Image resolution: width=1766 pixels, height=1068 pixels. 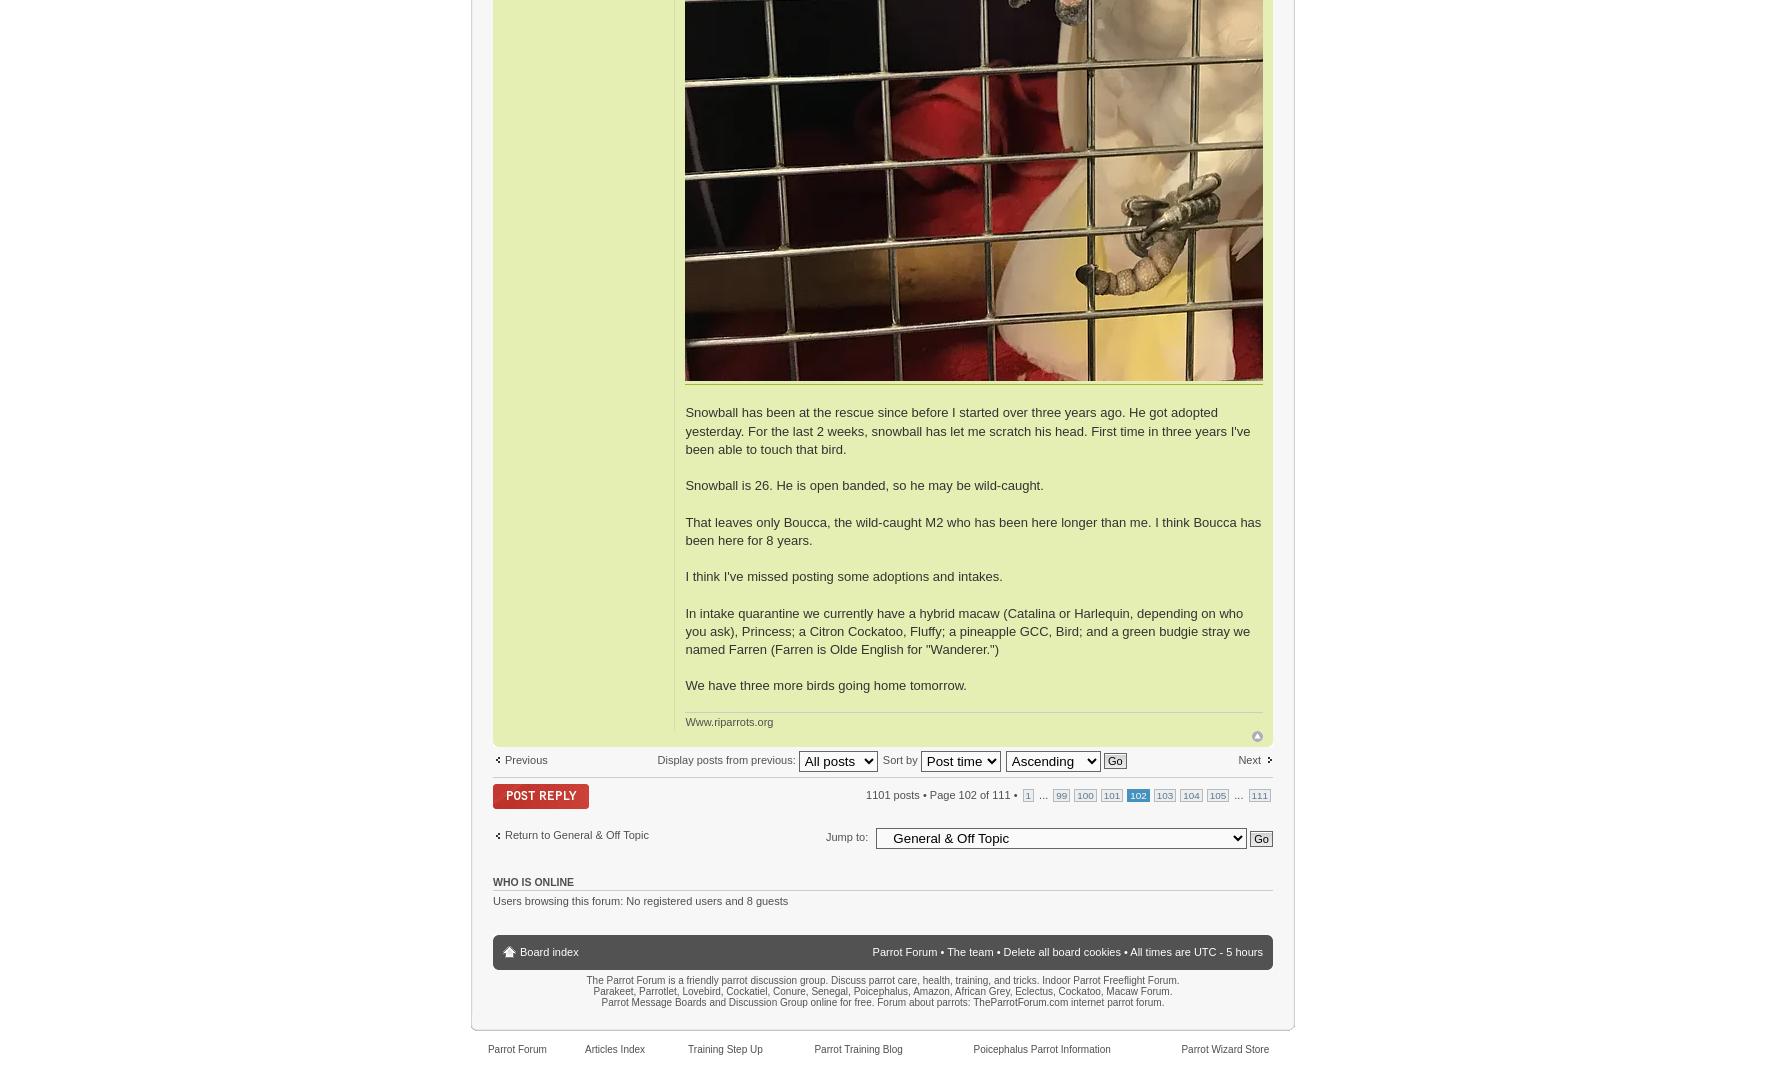 What do you see at coordinates (525, 759) in the screenshot?
I see `'Previous'` at bounding box center [525, 759].